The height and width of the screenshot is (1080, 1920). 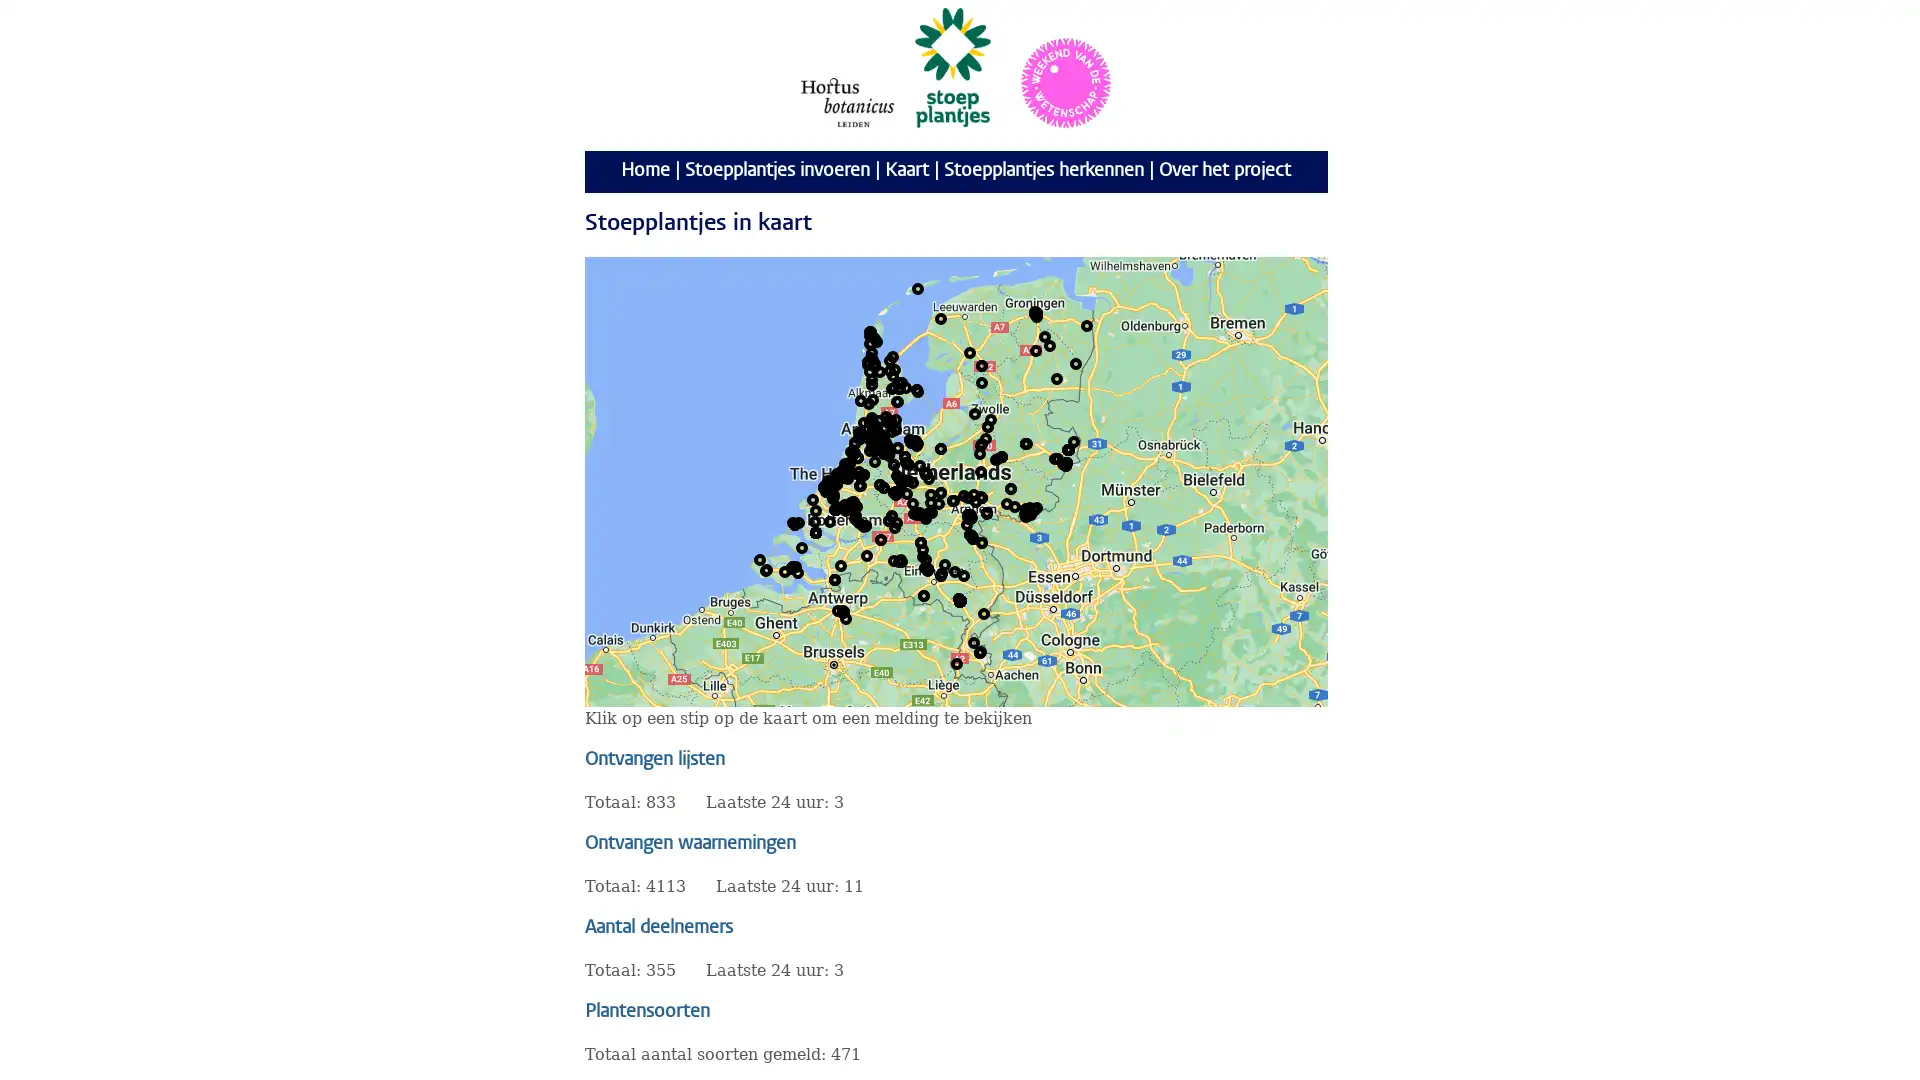 What do you see at coordinates (816, 531) in the screenshot?
I see `Telling van Yara op 03 juni 2022` at bounding box center [816, 531].